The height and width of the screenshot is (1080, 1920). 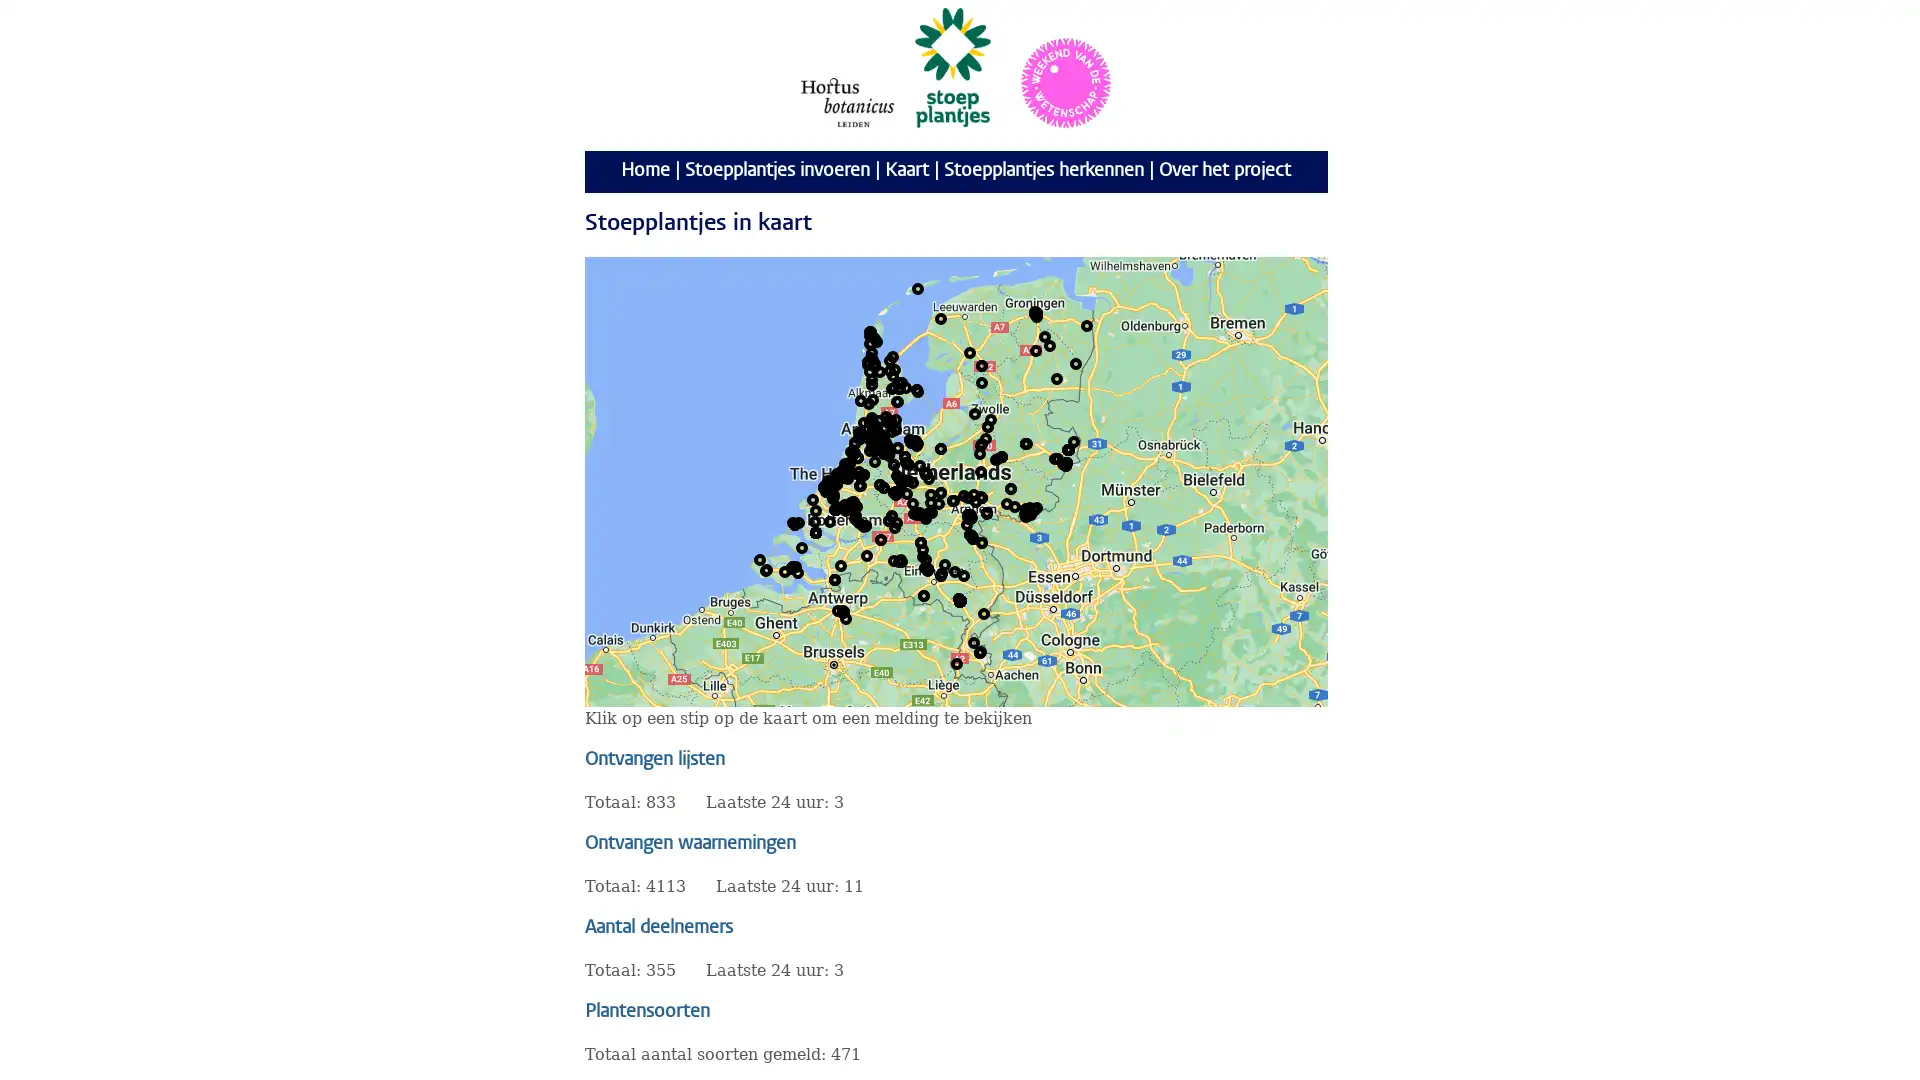 What do you see at coordinates (816, 531) in the screenshot?
I see `Telling van Yara op 03 juni 2022` at bounding box center [816, 531].